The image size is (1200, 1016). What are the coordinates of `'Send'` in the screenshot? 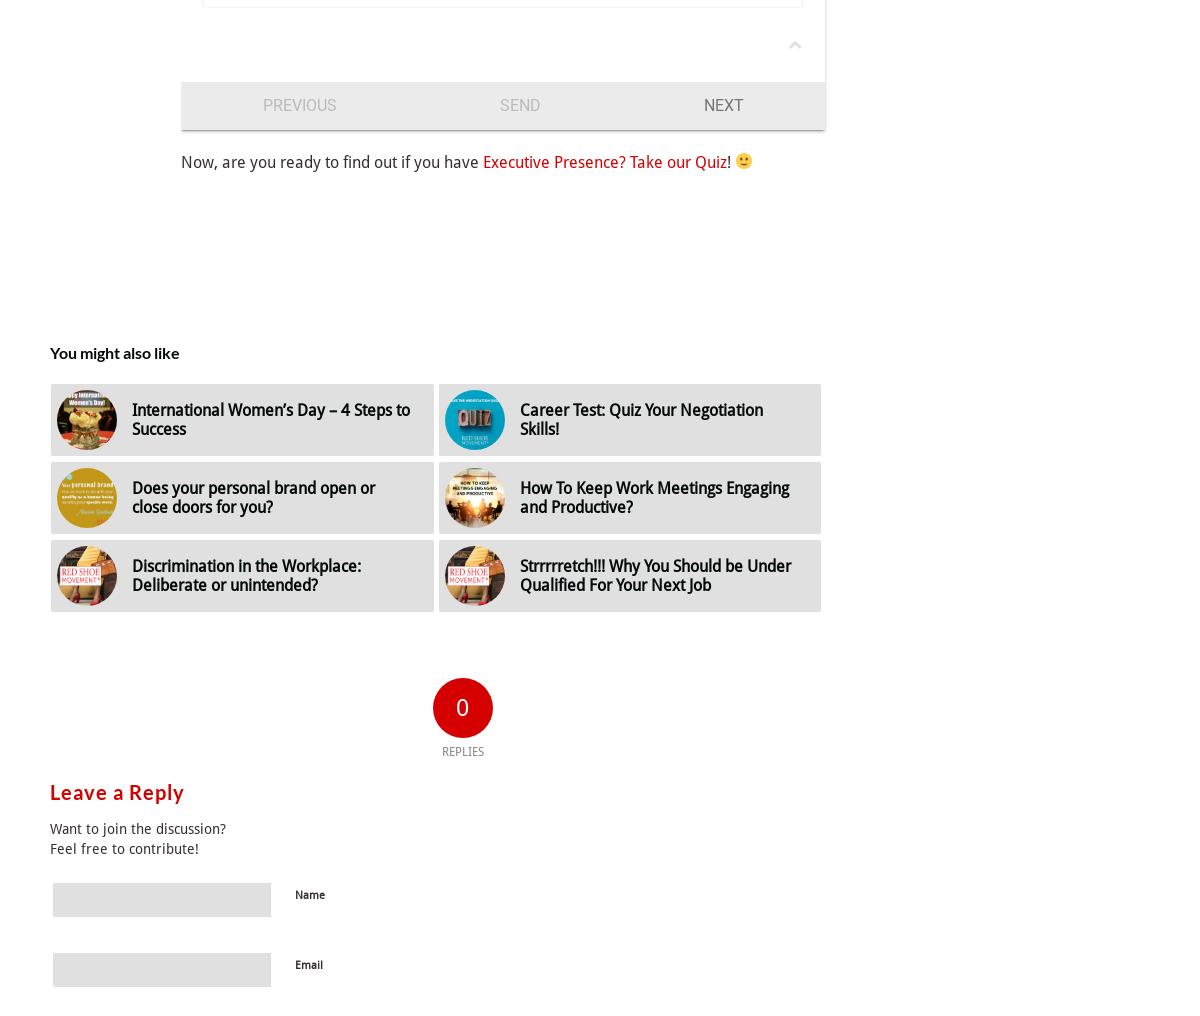 It's located at (497, 105).